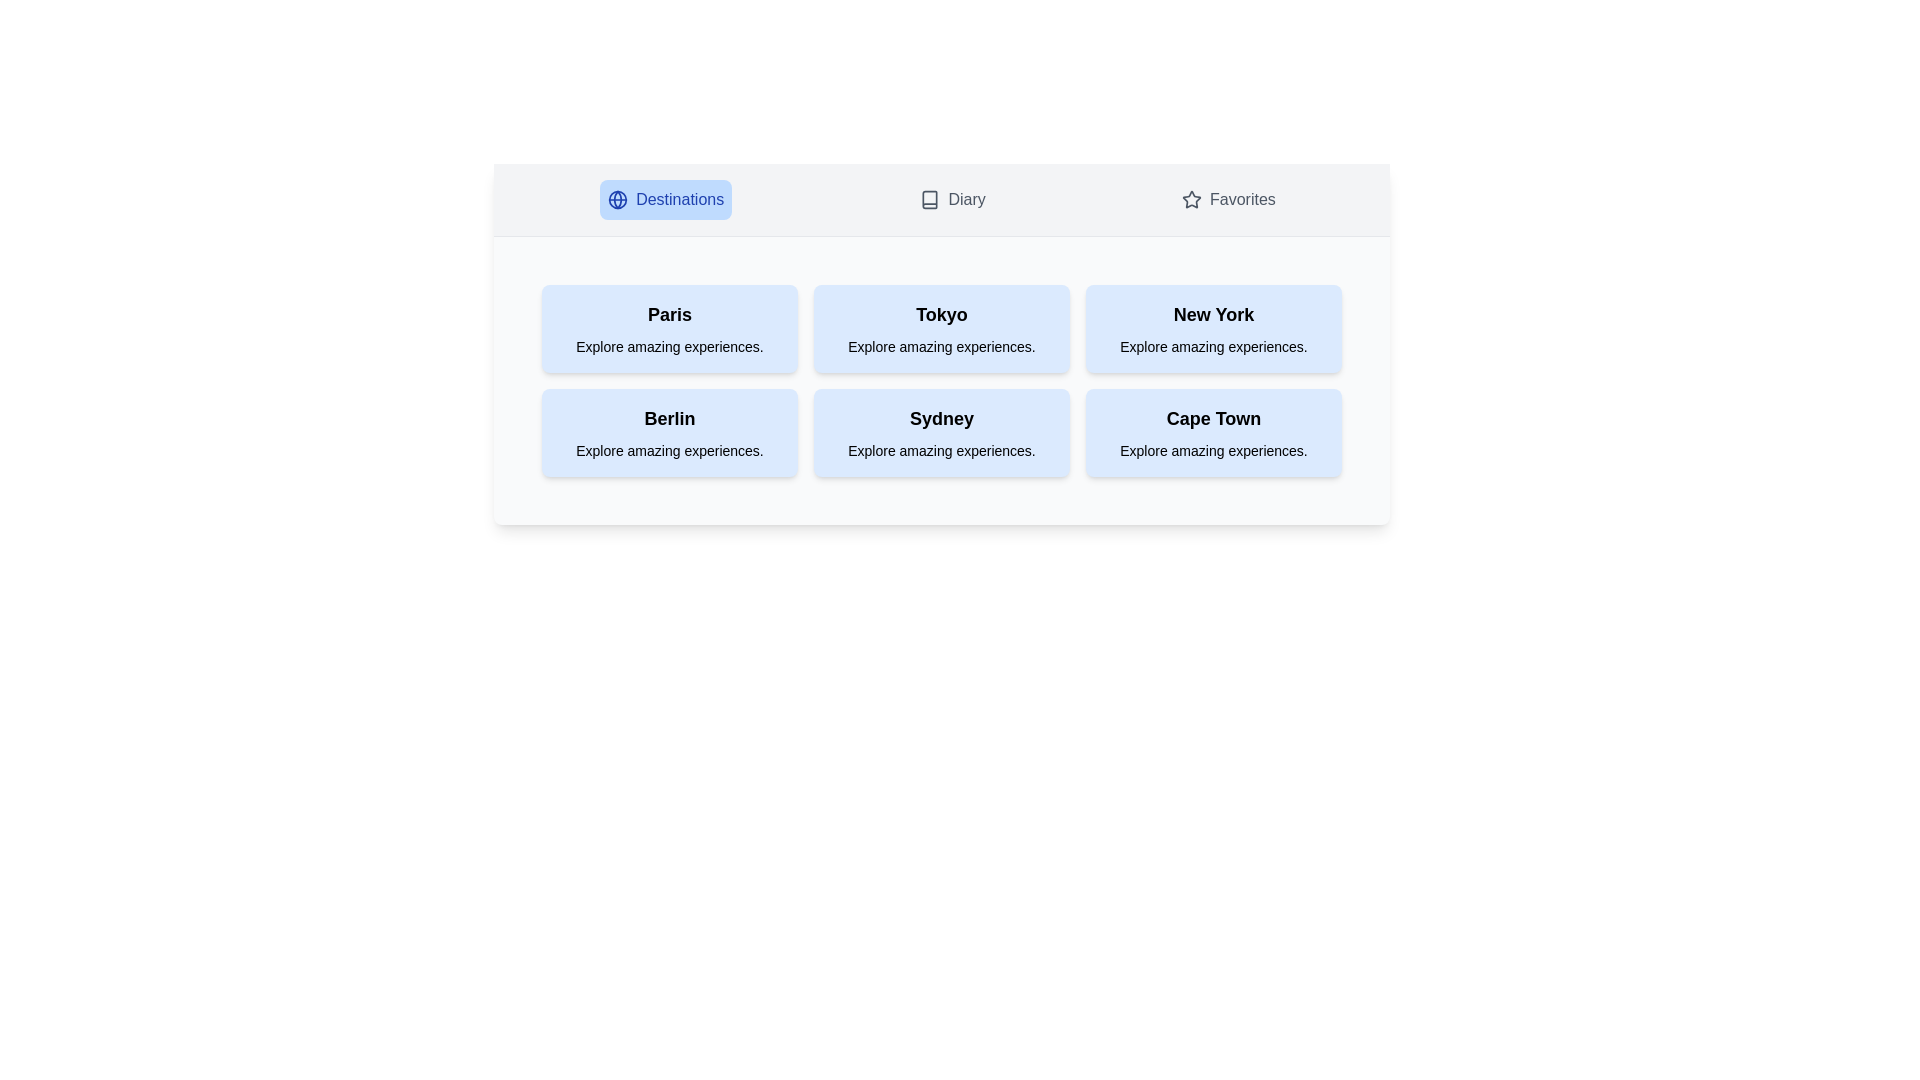  I want to click on the Diary tab to switch to the corresponding section, so click(952, 200).